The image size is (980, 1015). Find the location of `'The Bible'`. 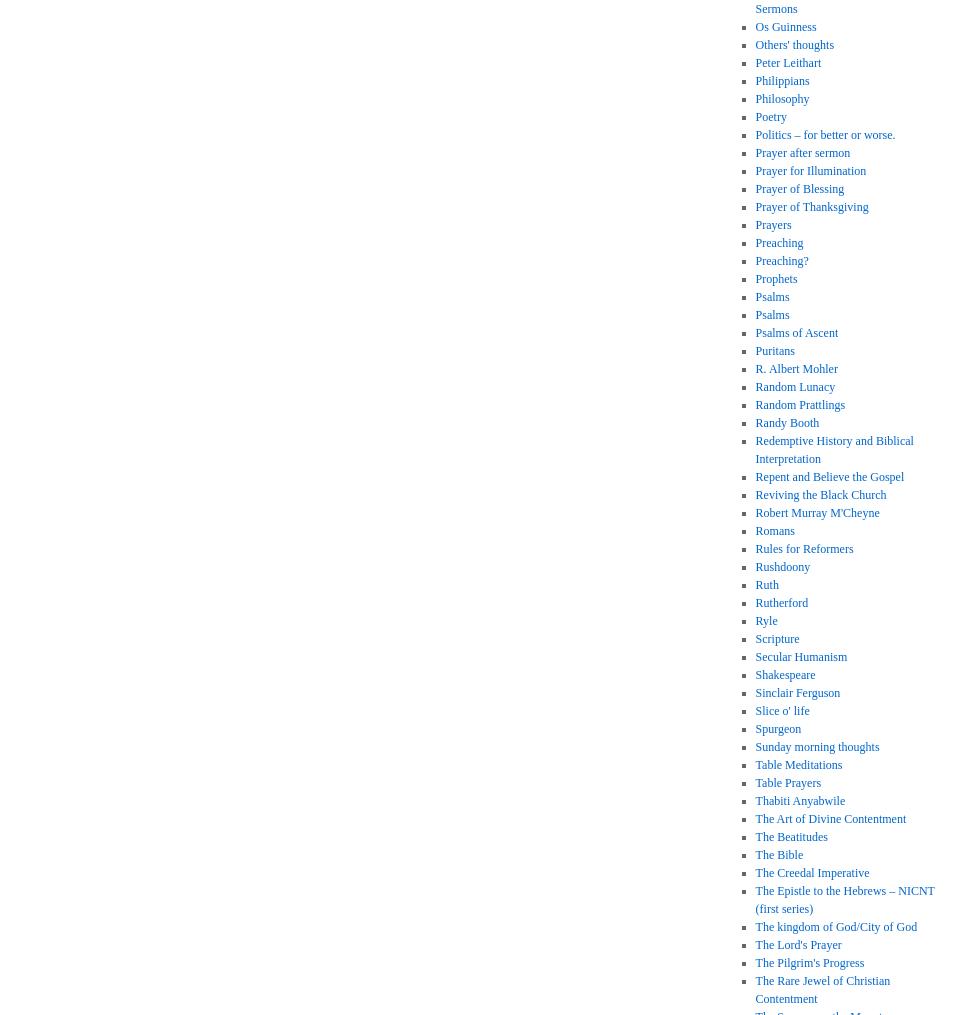

'The Bible' is located at coordinates (779, 855).